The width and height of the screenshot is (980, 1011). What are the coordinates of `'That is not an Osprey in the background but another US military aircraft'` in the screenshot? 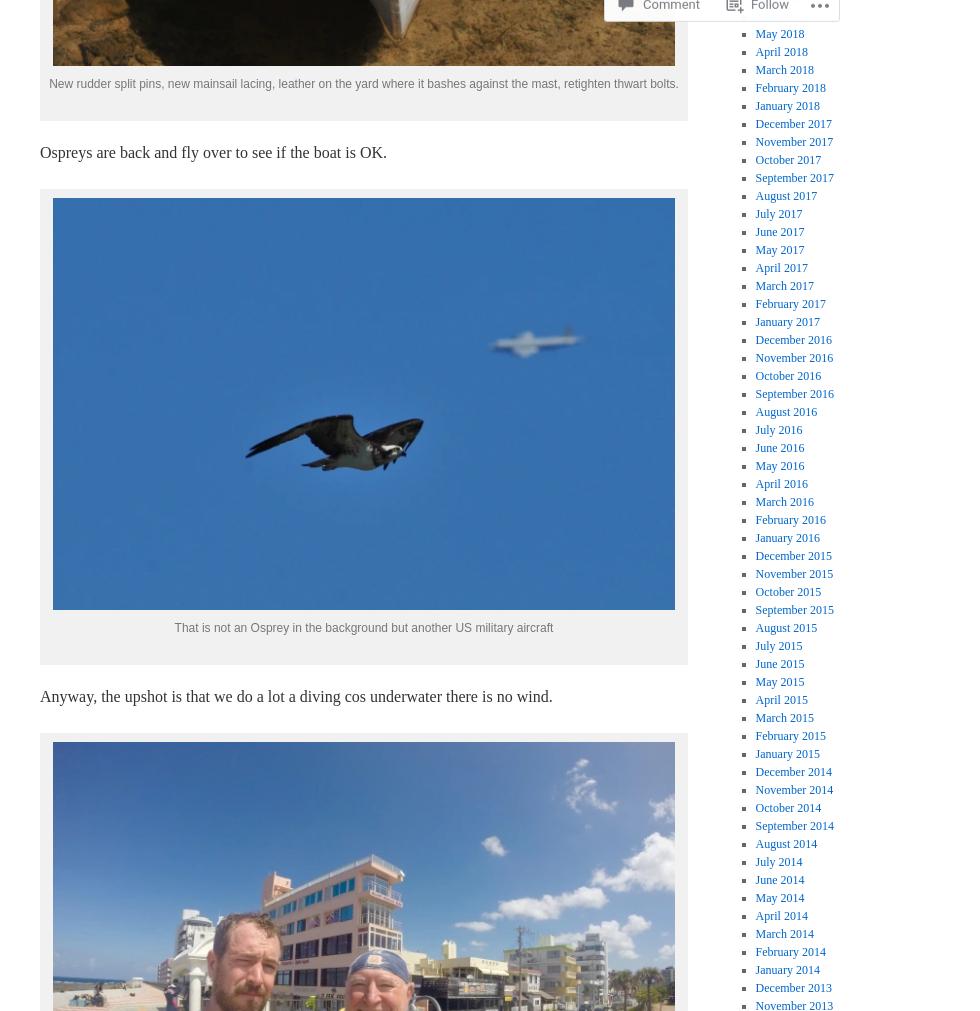 It's located at (363, 628).